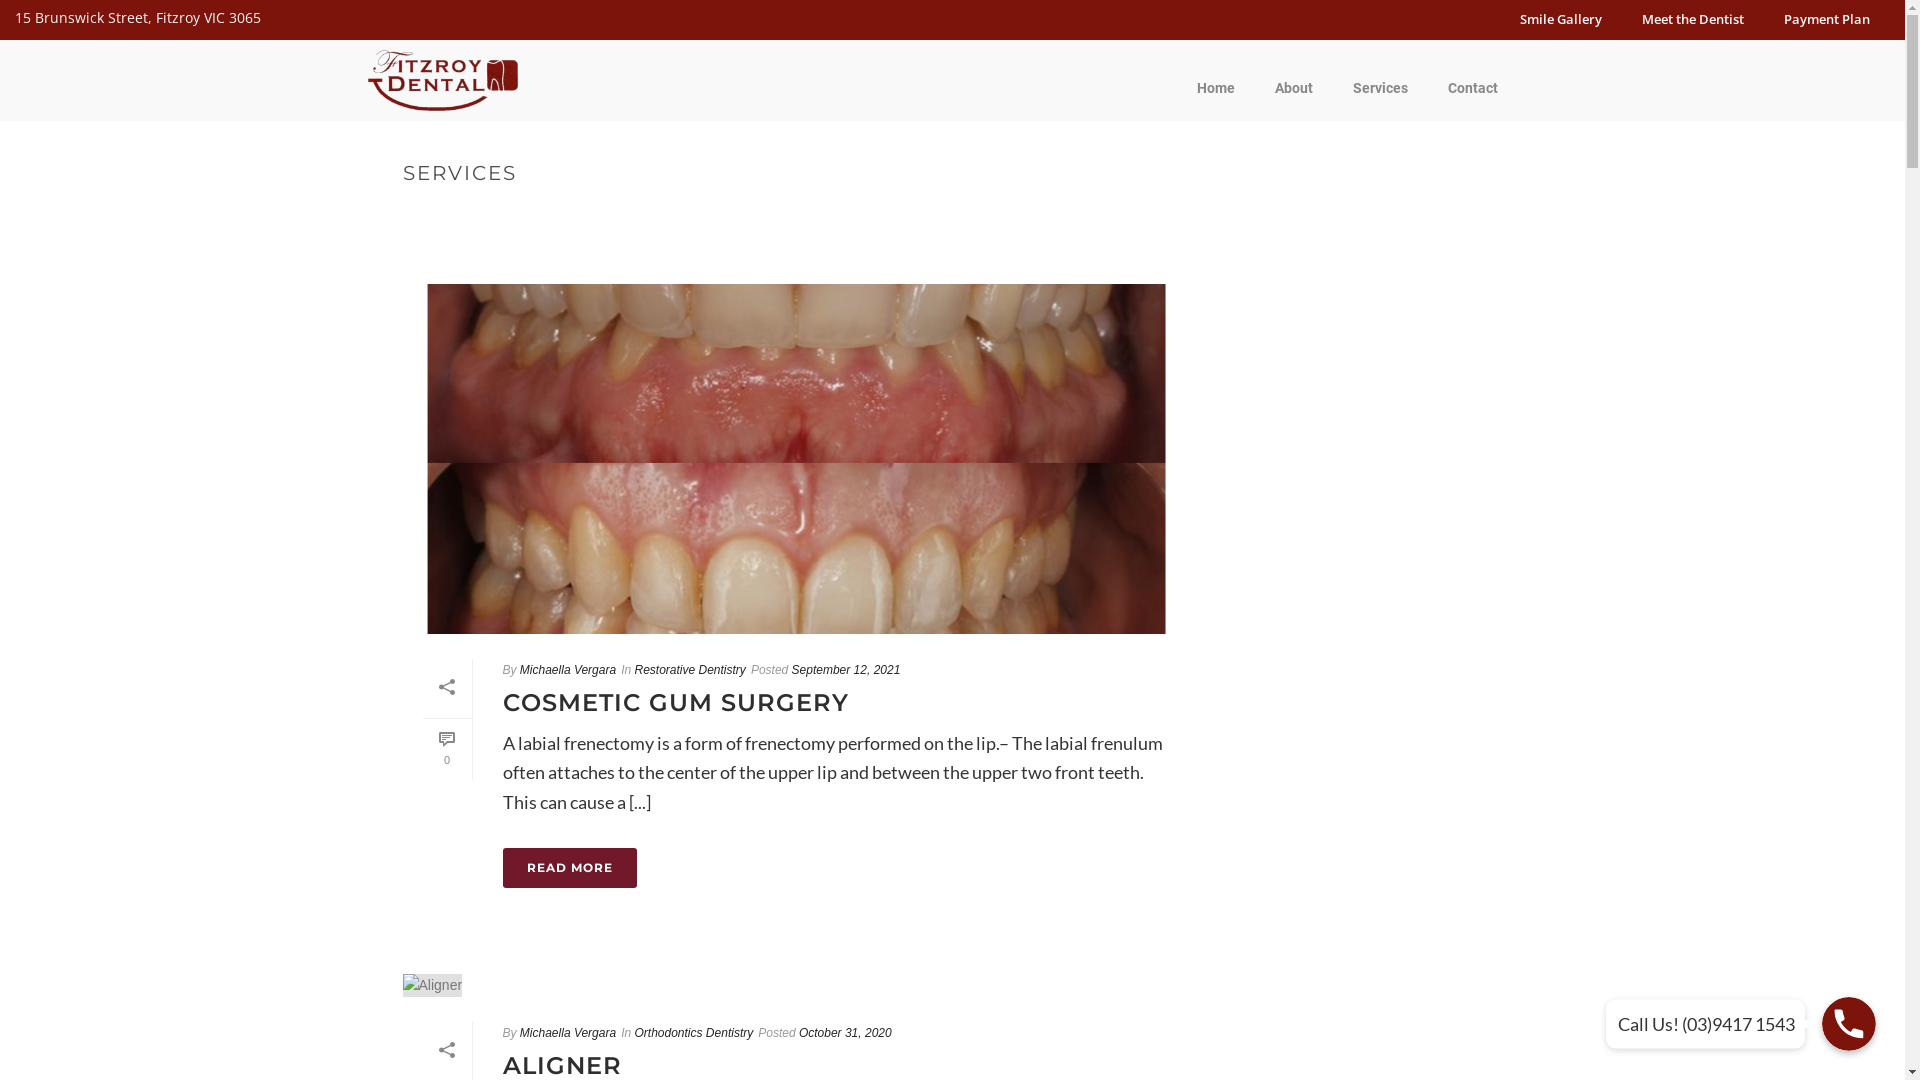  What do you see at coordinates (568, 866) in the screenshot?
I see `'READ MORE'` at bounding box center [568, 866].